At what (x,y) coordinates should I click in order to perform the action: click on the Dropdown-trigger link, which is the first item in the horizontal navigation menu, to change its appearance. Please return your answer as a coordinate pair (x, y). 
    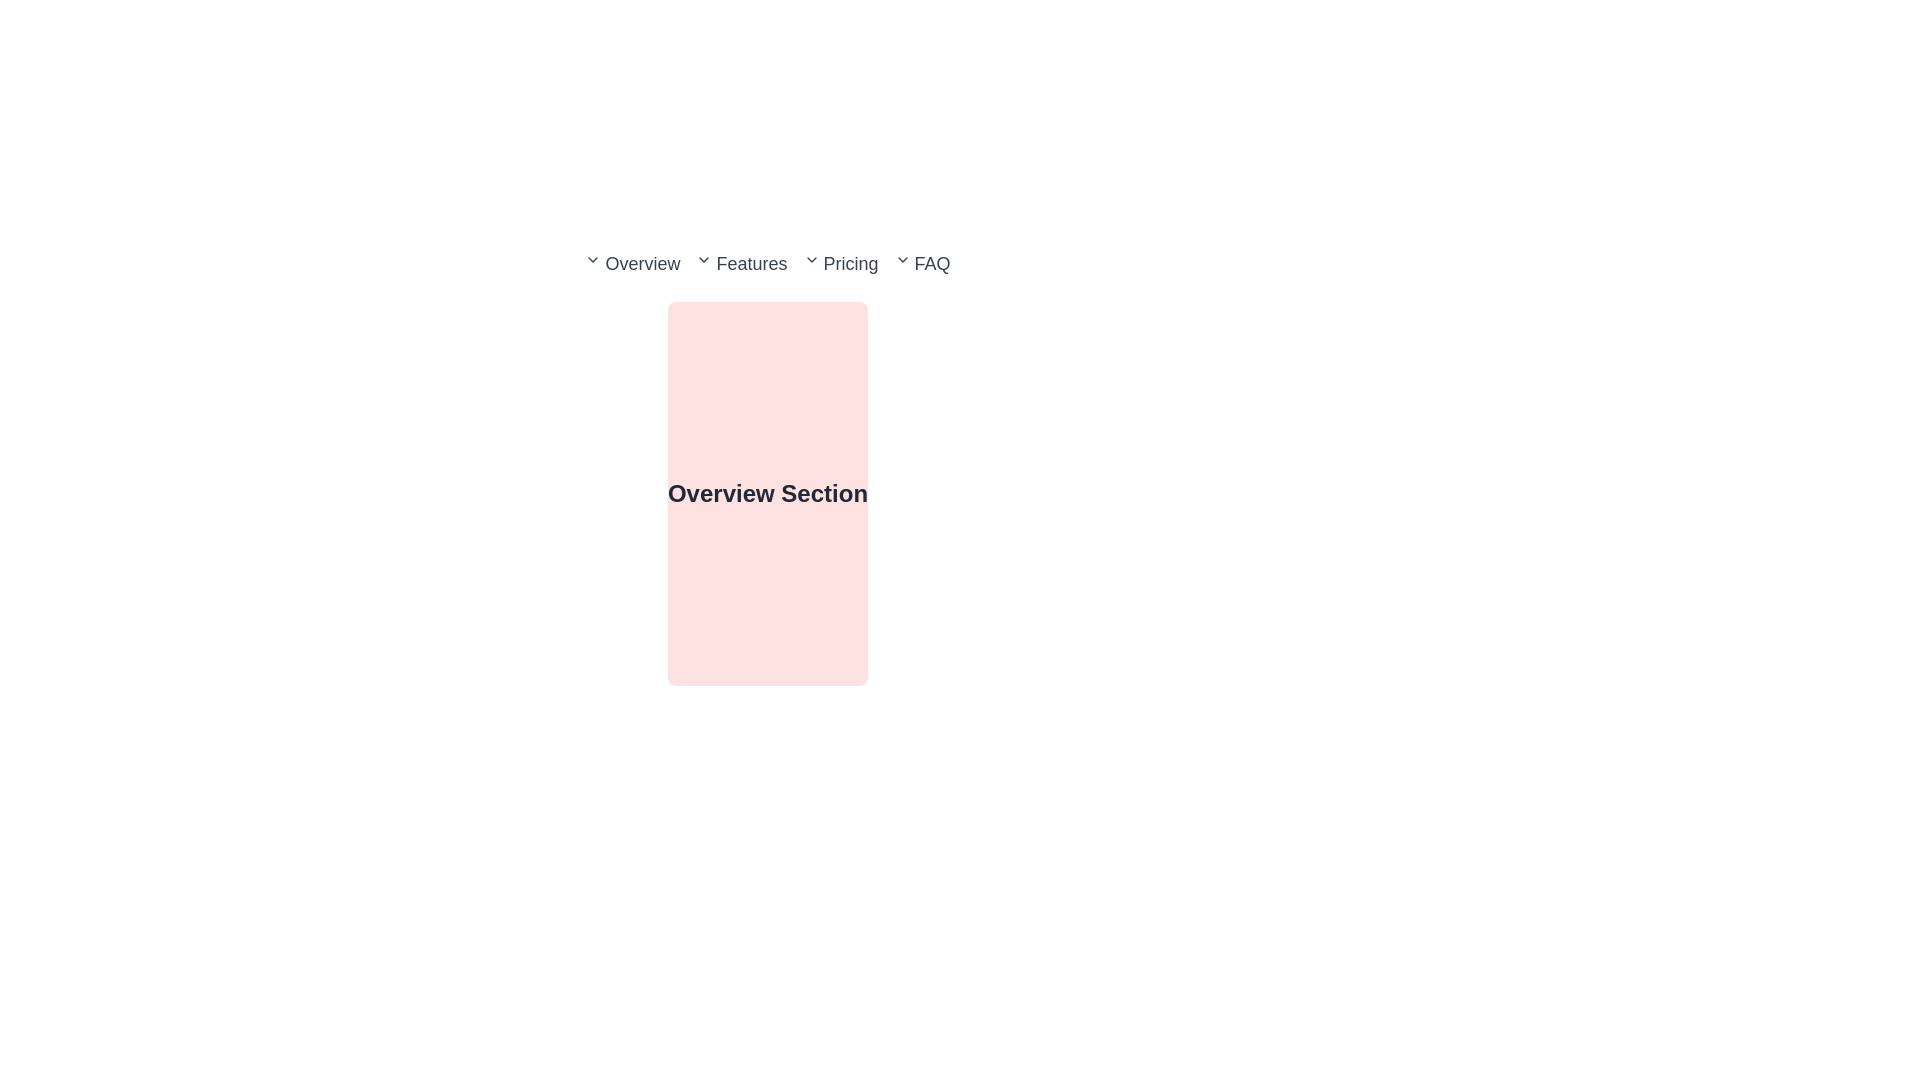
    Looking at the image, I should click on (632, 262).